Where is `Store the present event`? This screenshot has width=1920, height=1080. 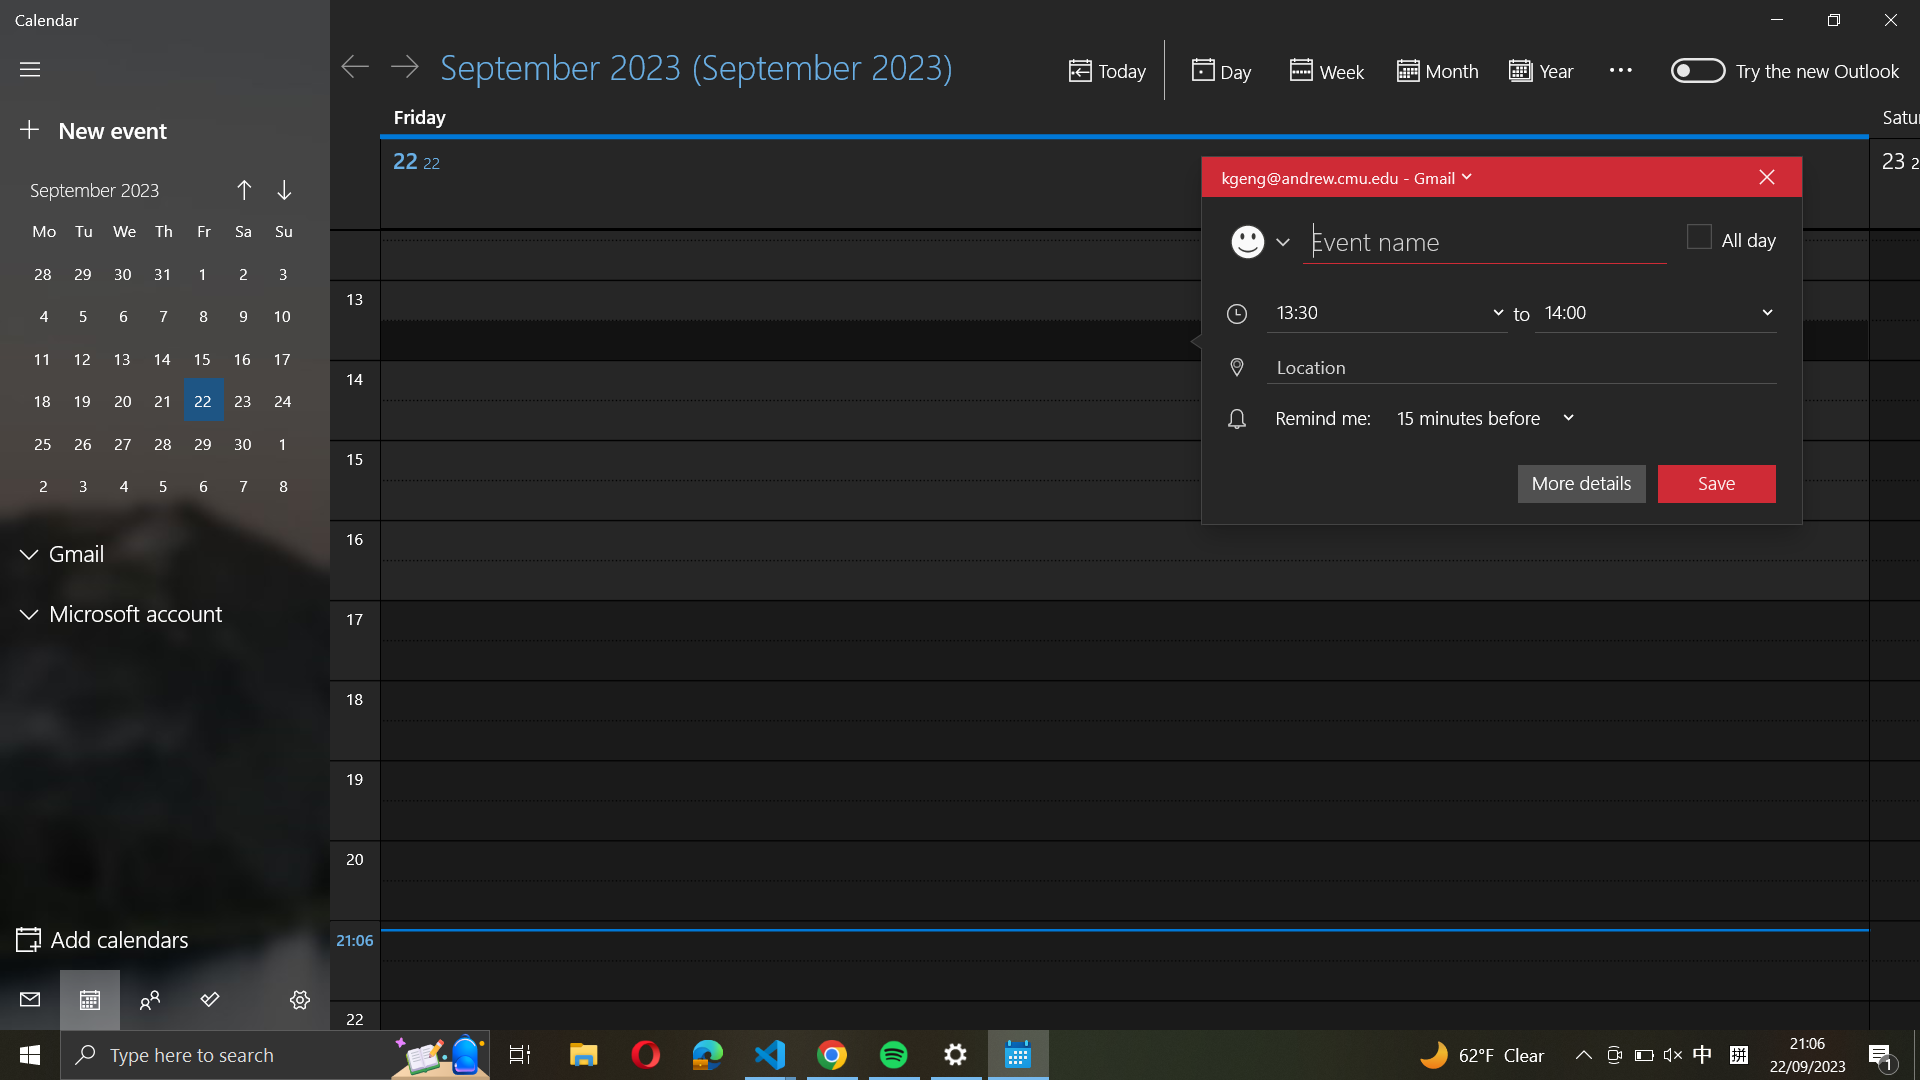
Store the present event is located at coordinates (1716, 482).